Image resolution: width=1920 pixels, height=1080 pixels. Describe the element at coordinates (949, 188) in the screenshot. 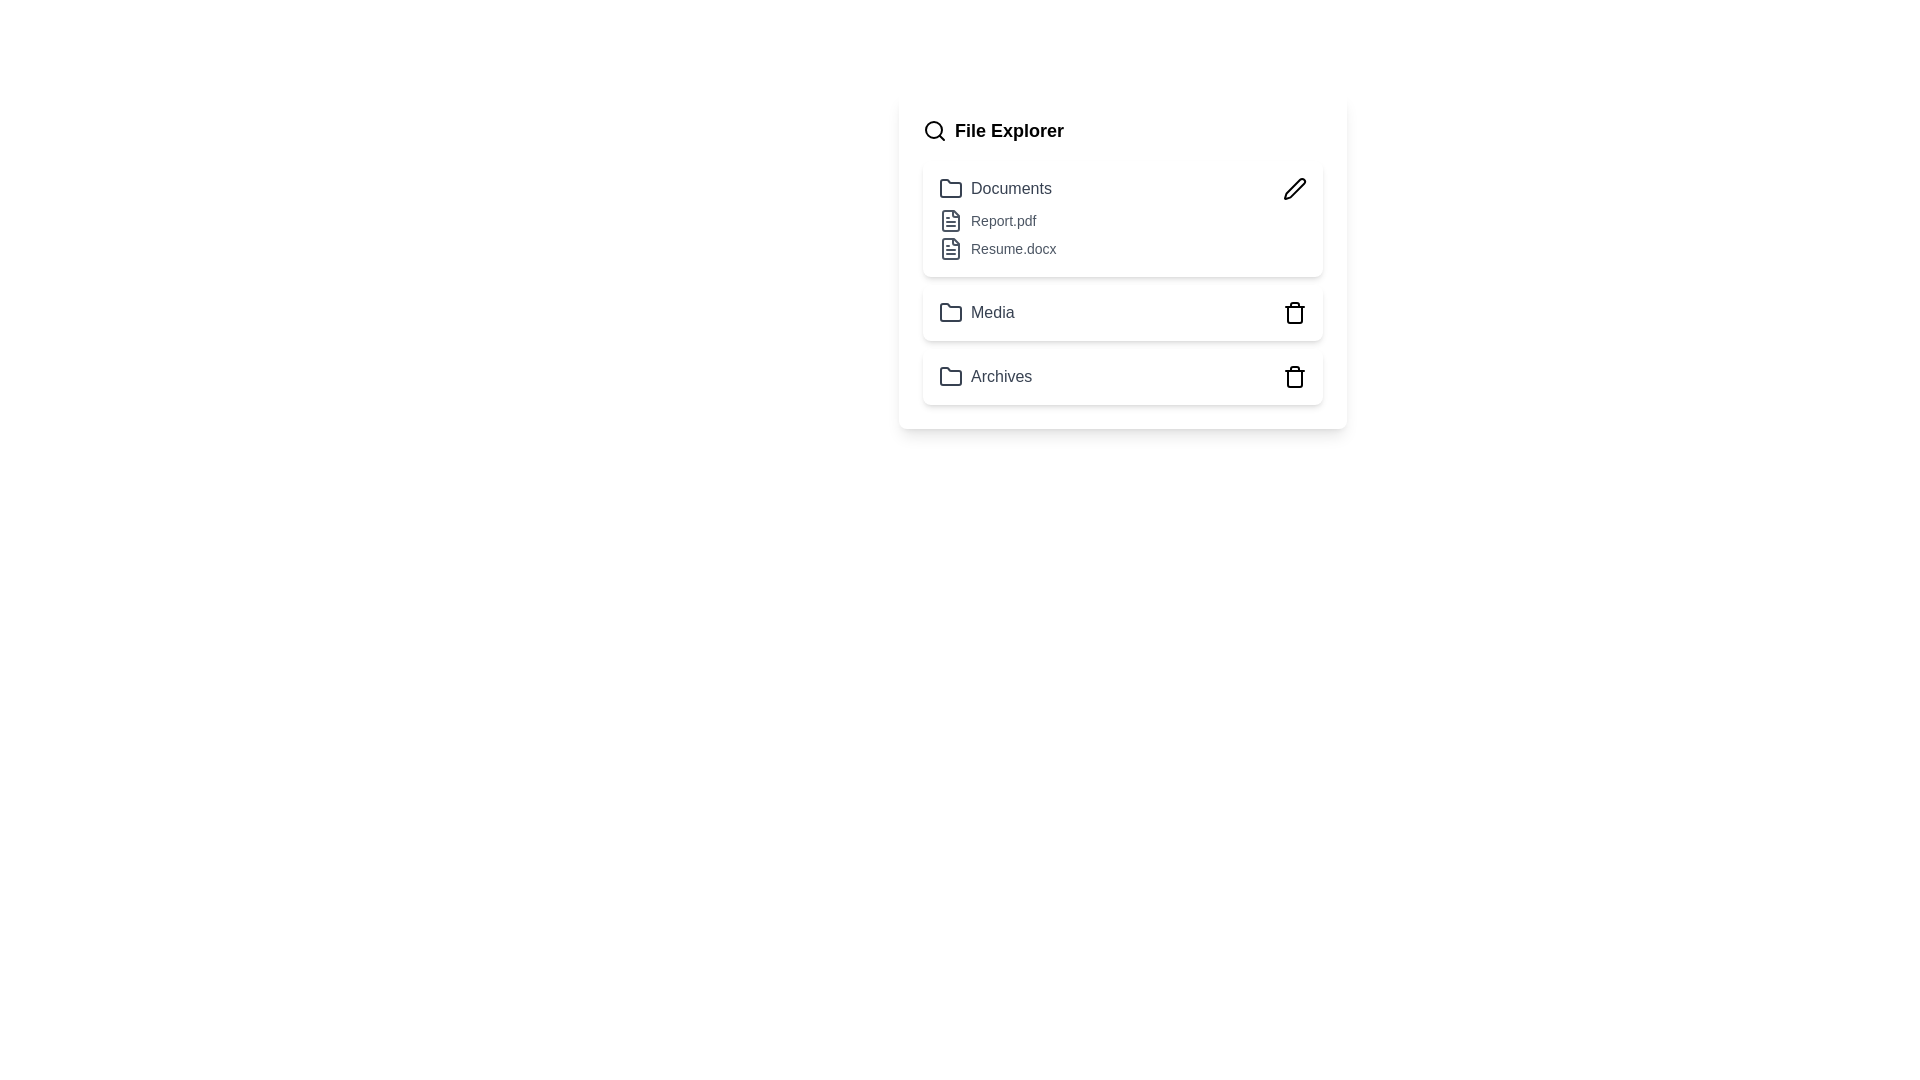

I see `the folder icon representing the 'Documents' section in the file explorer, which is the first item in the vertical list under the 'File Explorer' title` at that location.